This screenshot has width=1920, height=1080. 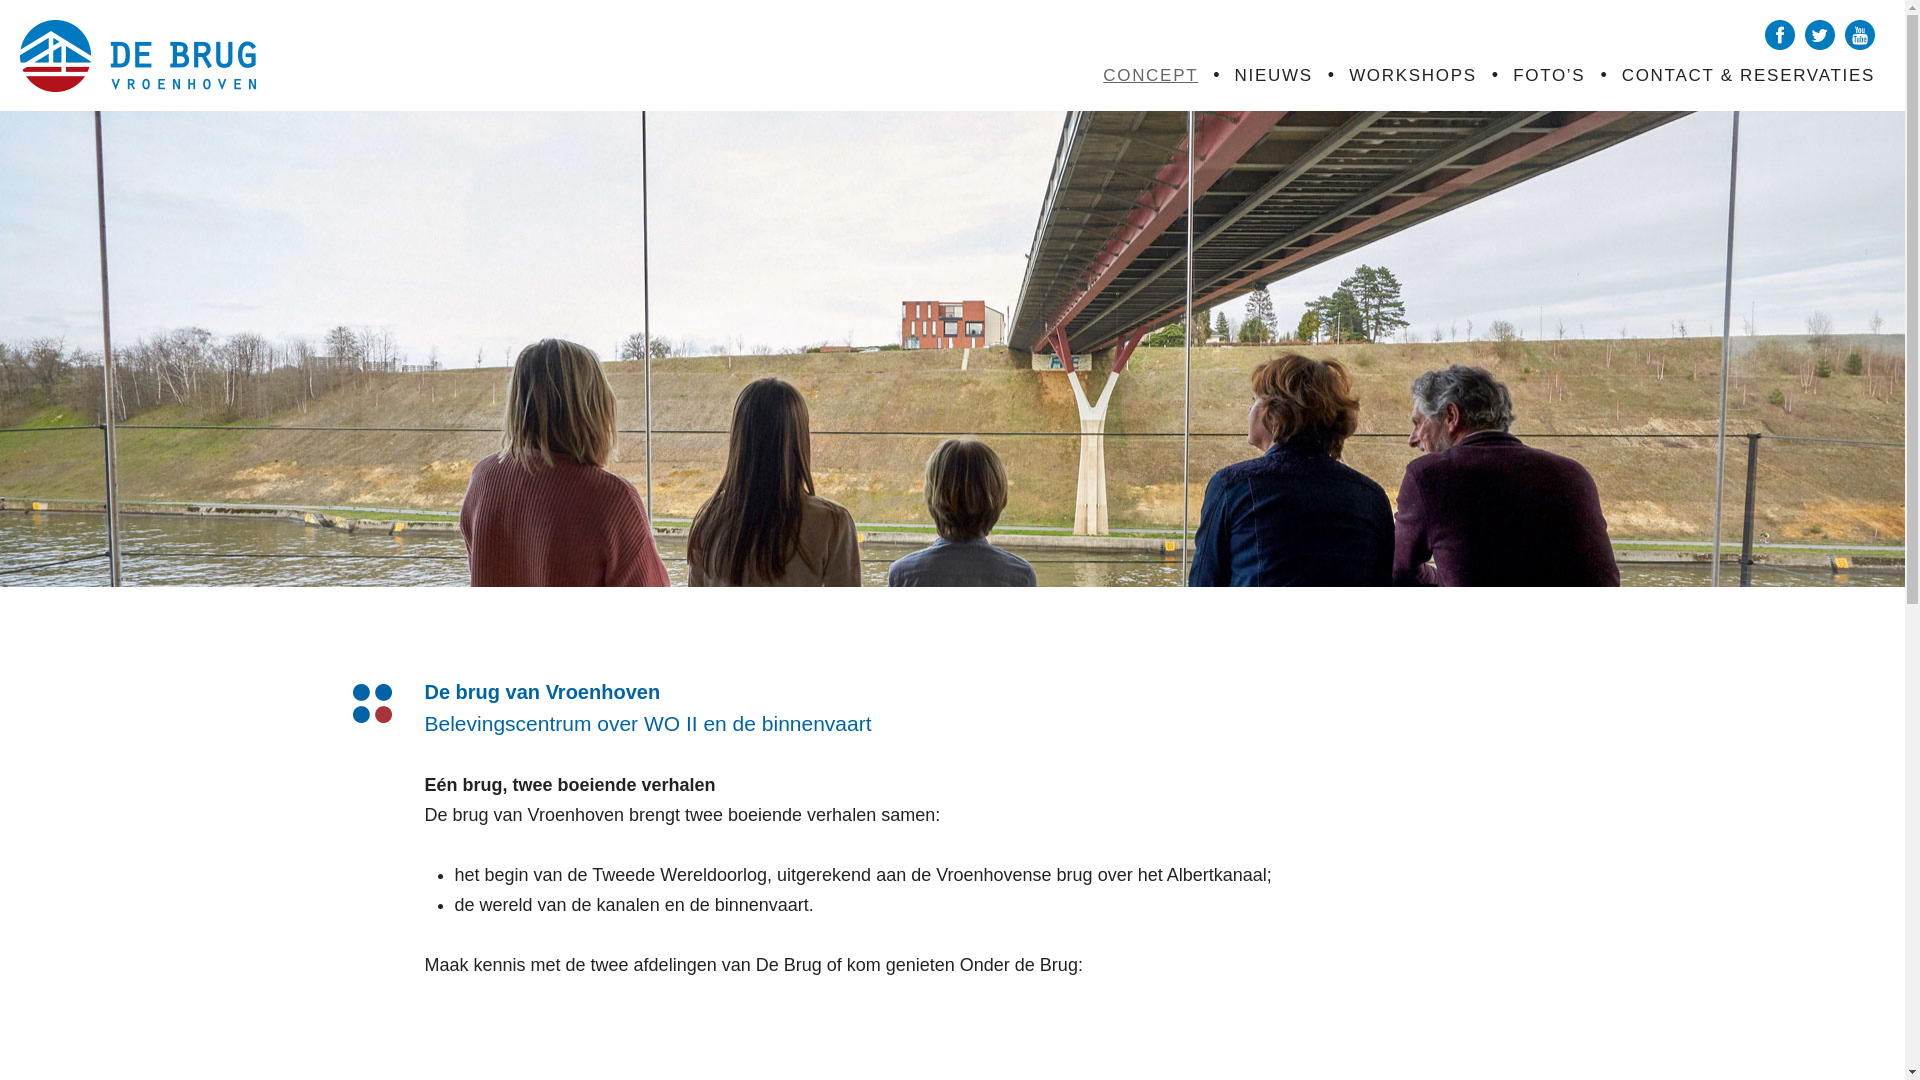 What do you see at coordinates (1819, 34) in the screenshot?
I see `'Twitter'` at bounding box center [1819, 34].